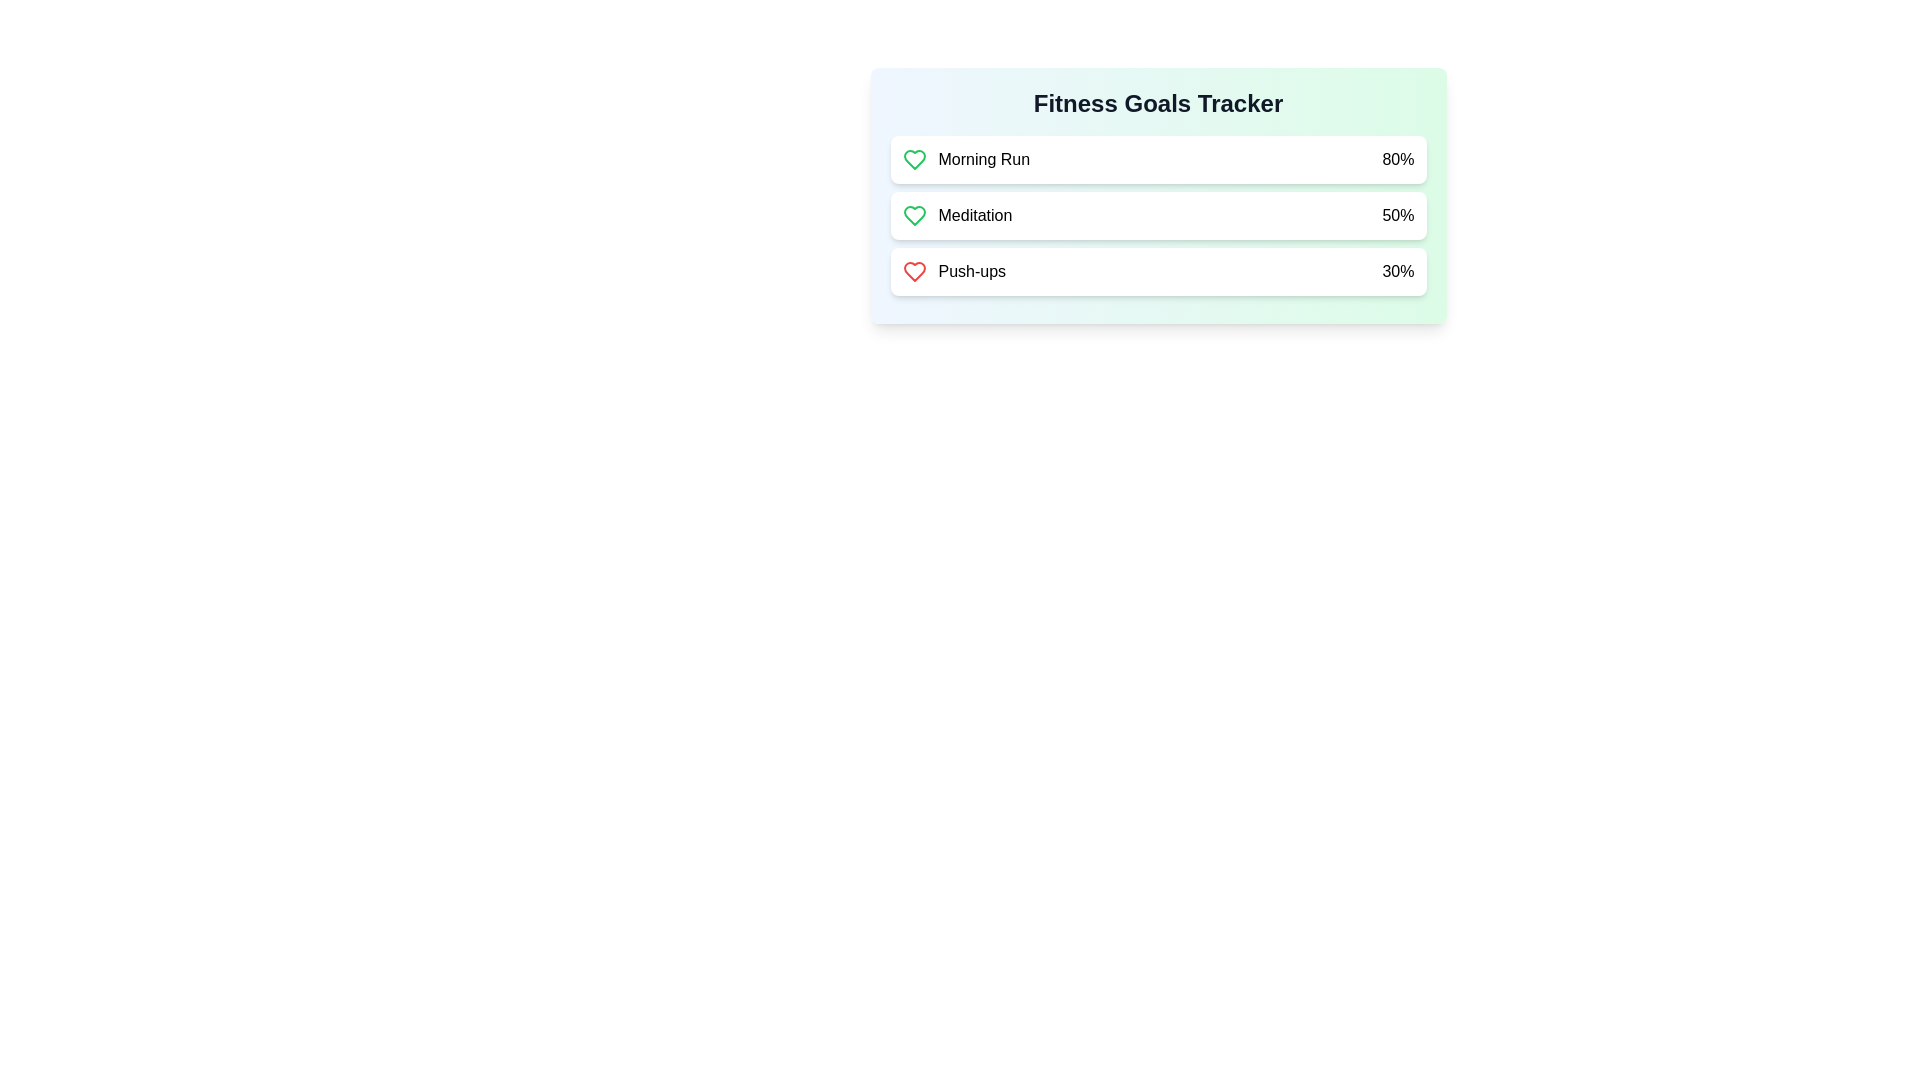 The width and height of the screenshot is (1920, 1080). I want to click on the red heart icon indicating a negative status in the 'Fitness Goals Tracker' interface, so click(913, 272).